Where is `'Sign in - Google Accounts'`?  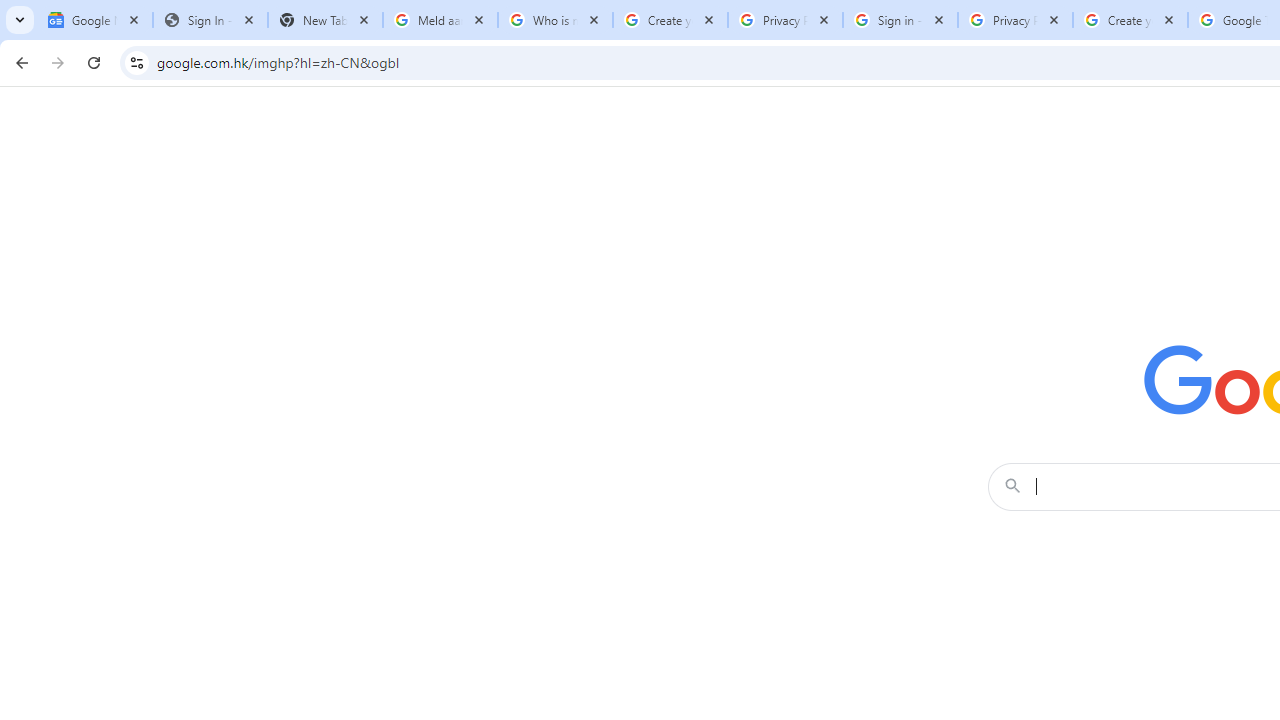
'Sign in - Google Accounts' is located at coordinates (899, 20).